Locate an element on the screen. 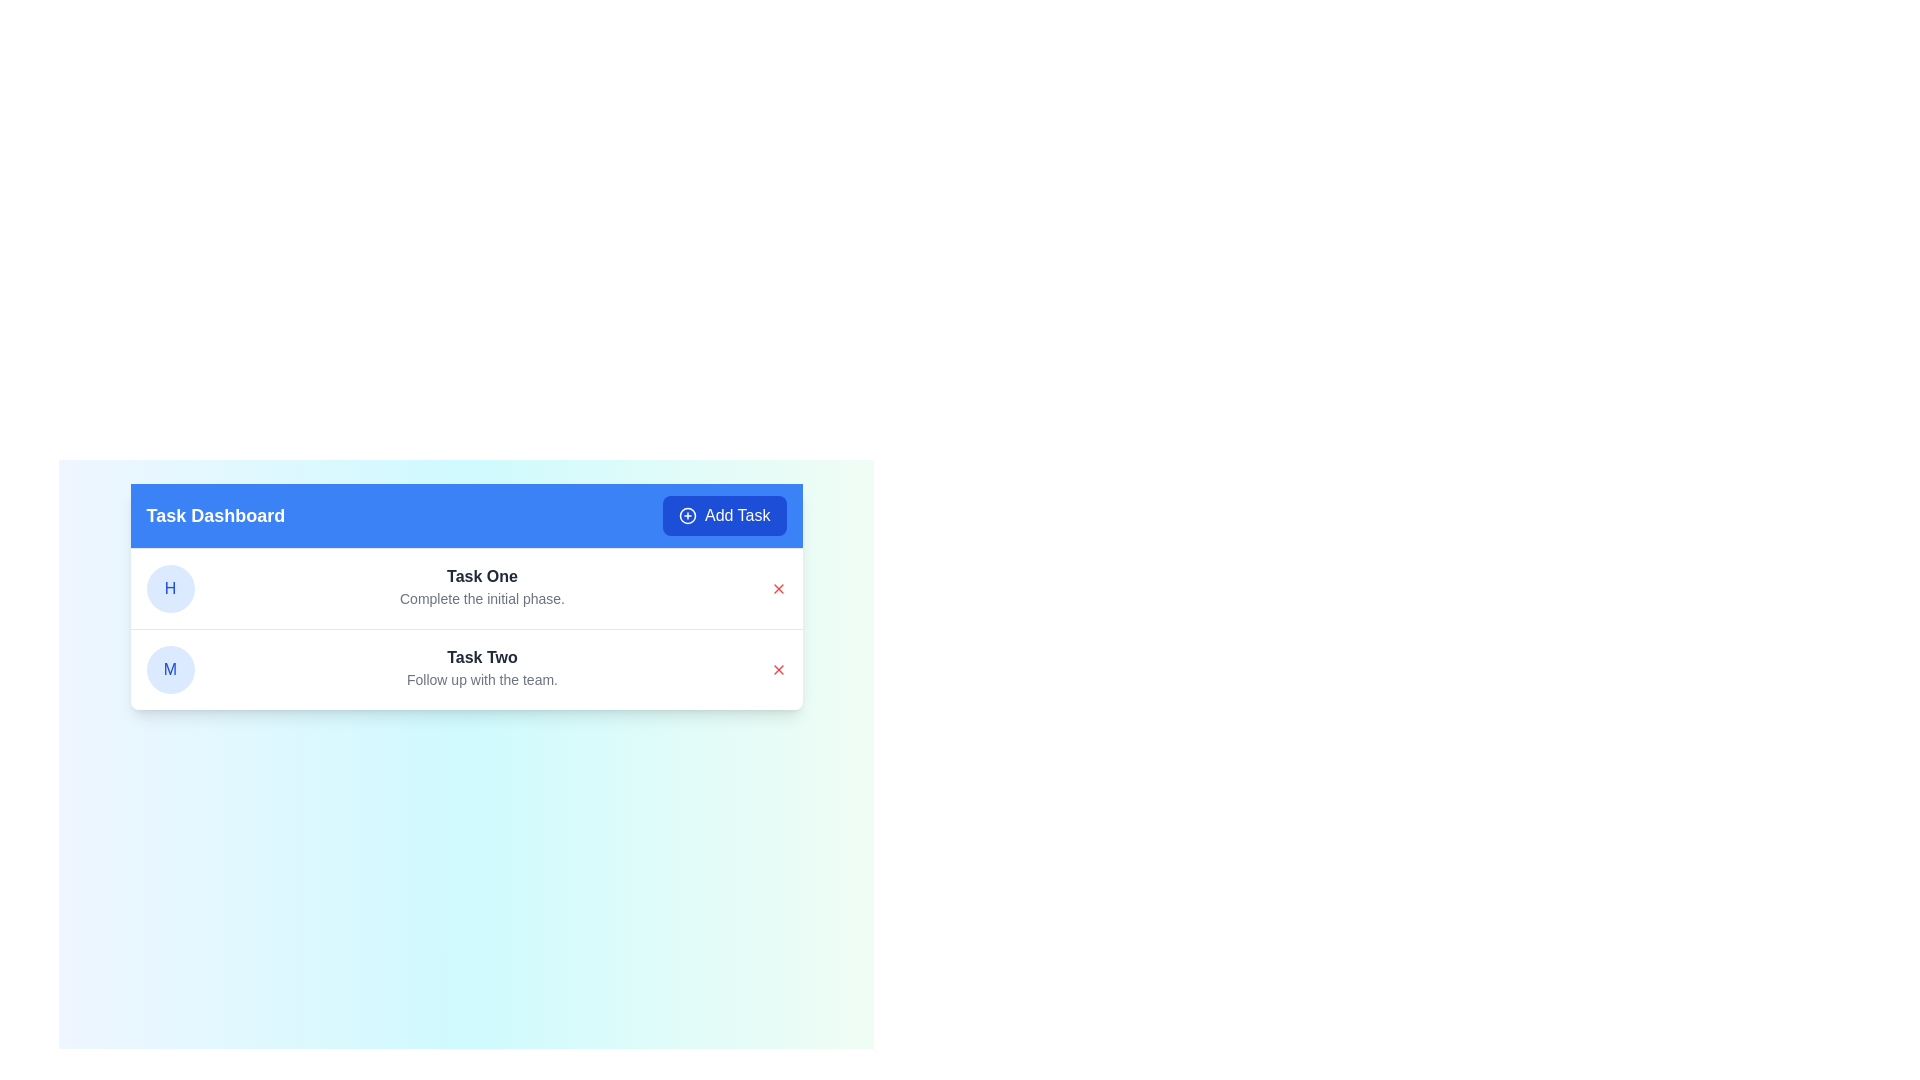 This screenshot has height=1080, width=1920. the SVG circle that is part of the 'Add Task' button, located at the center of the button's left icon is located at coordinates (687, 515).